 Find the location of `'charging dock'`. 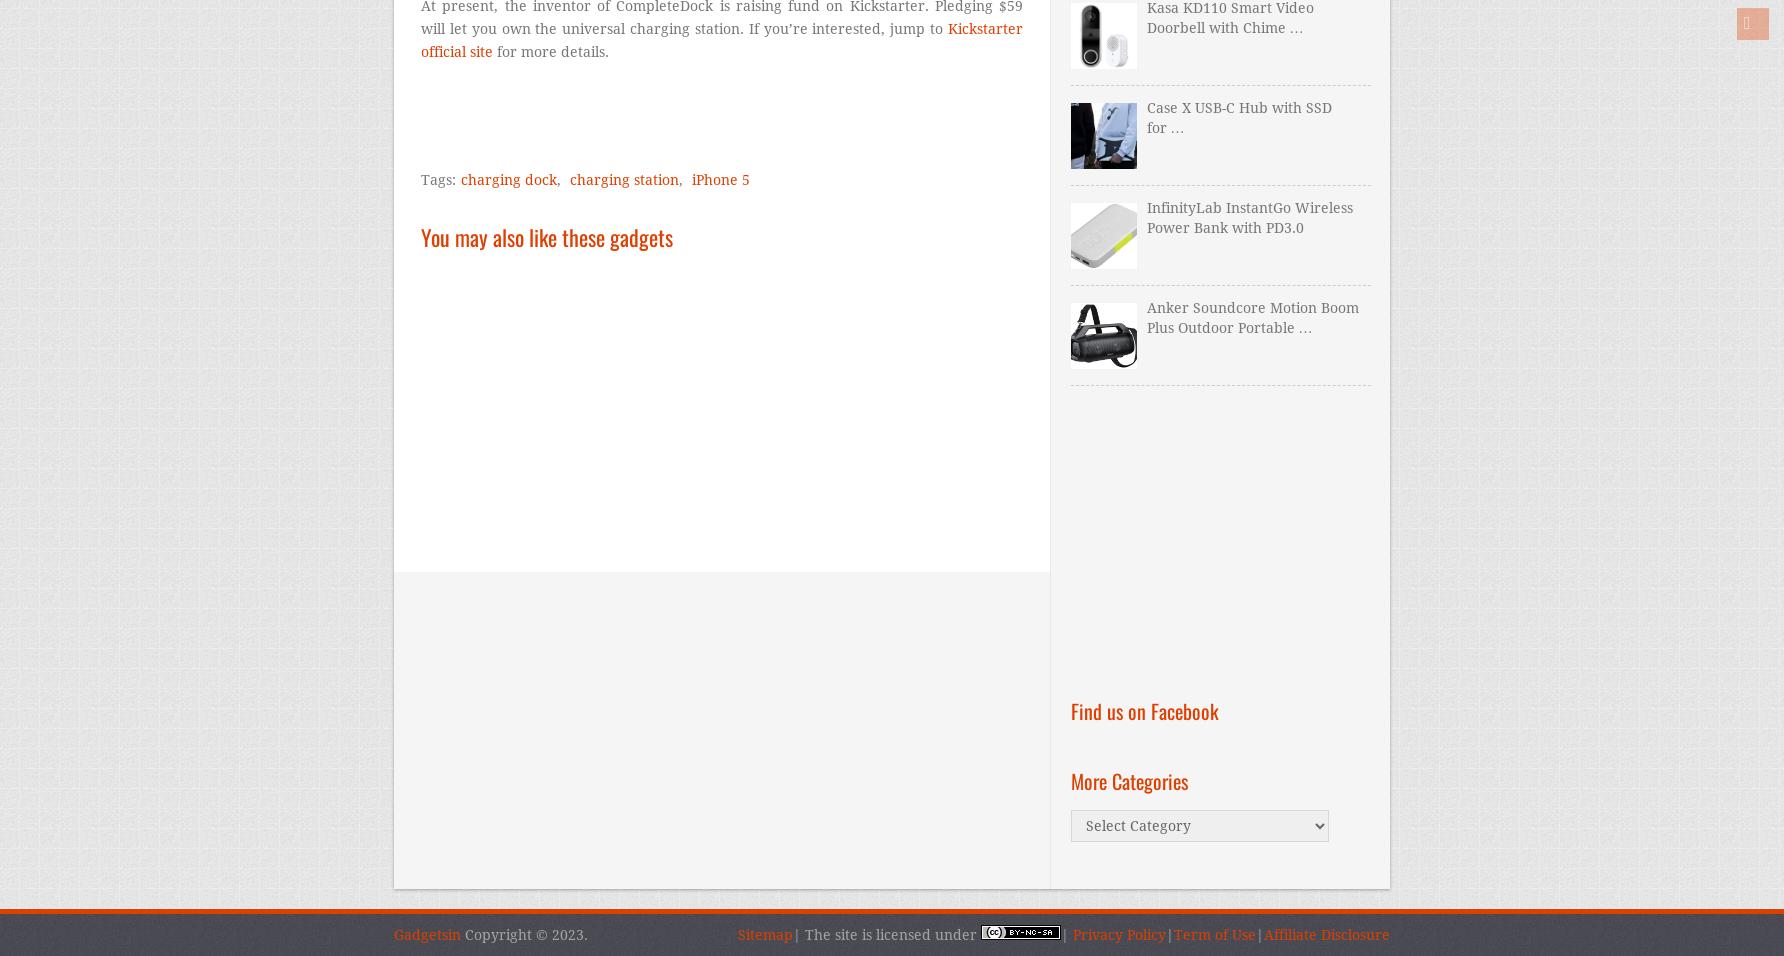

'charging dock' is located at coordinates (508, 180).